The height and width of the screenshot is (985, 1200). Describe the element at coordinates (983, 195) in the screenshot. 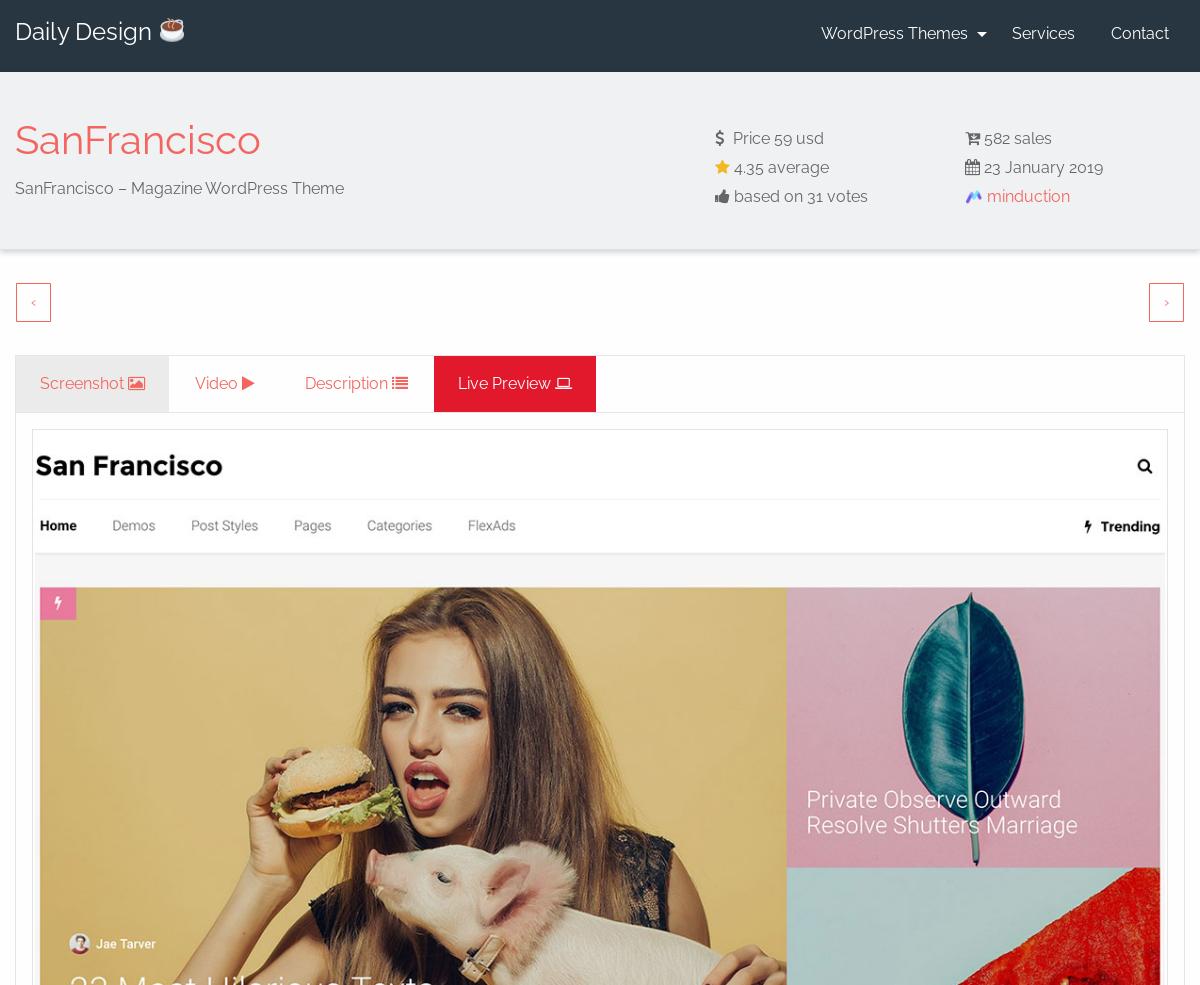

I see `'minduction'` at that location.